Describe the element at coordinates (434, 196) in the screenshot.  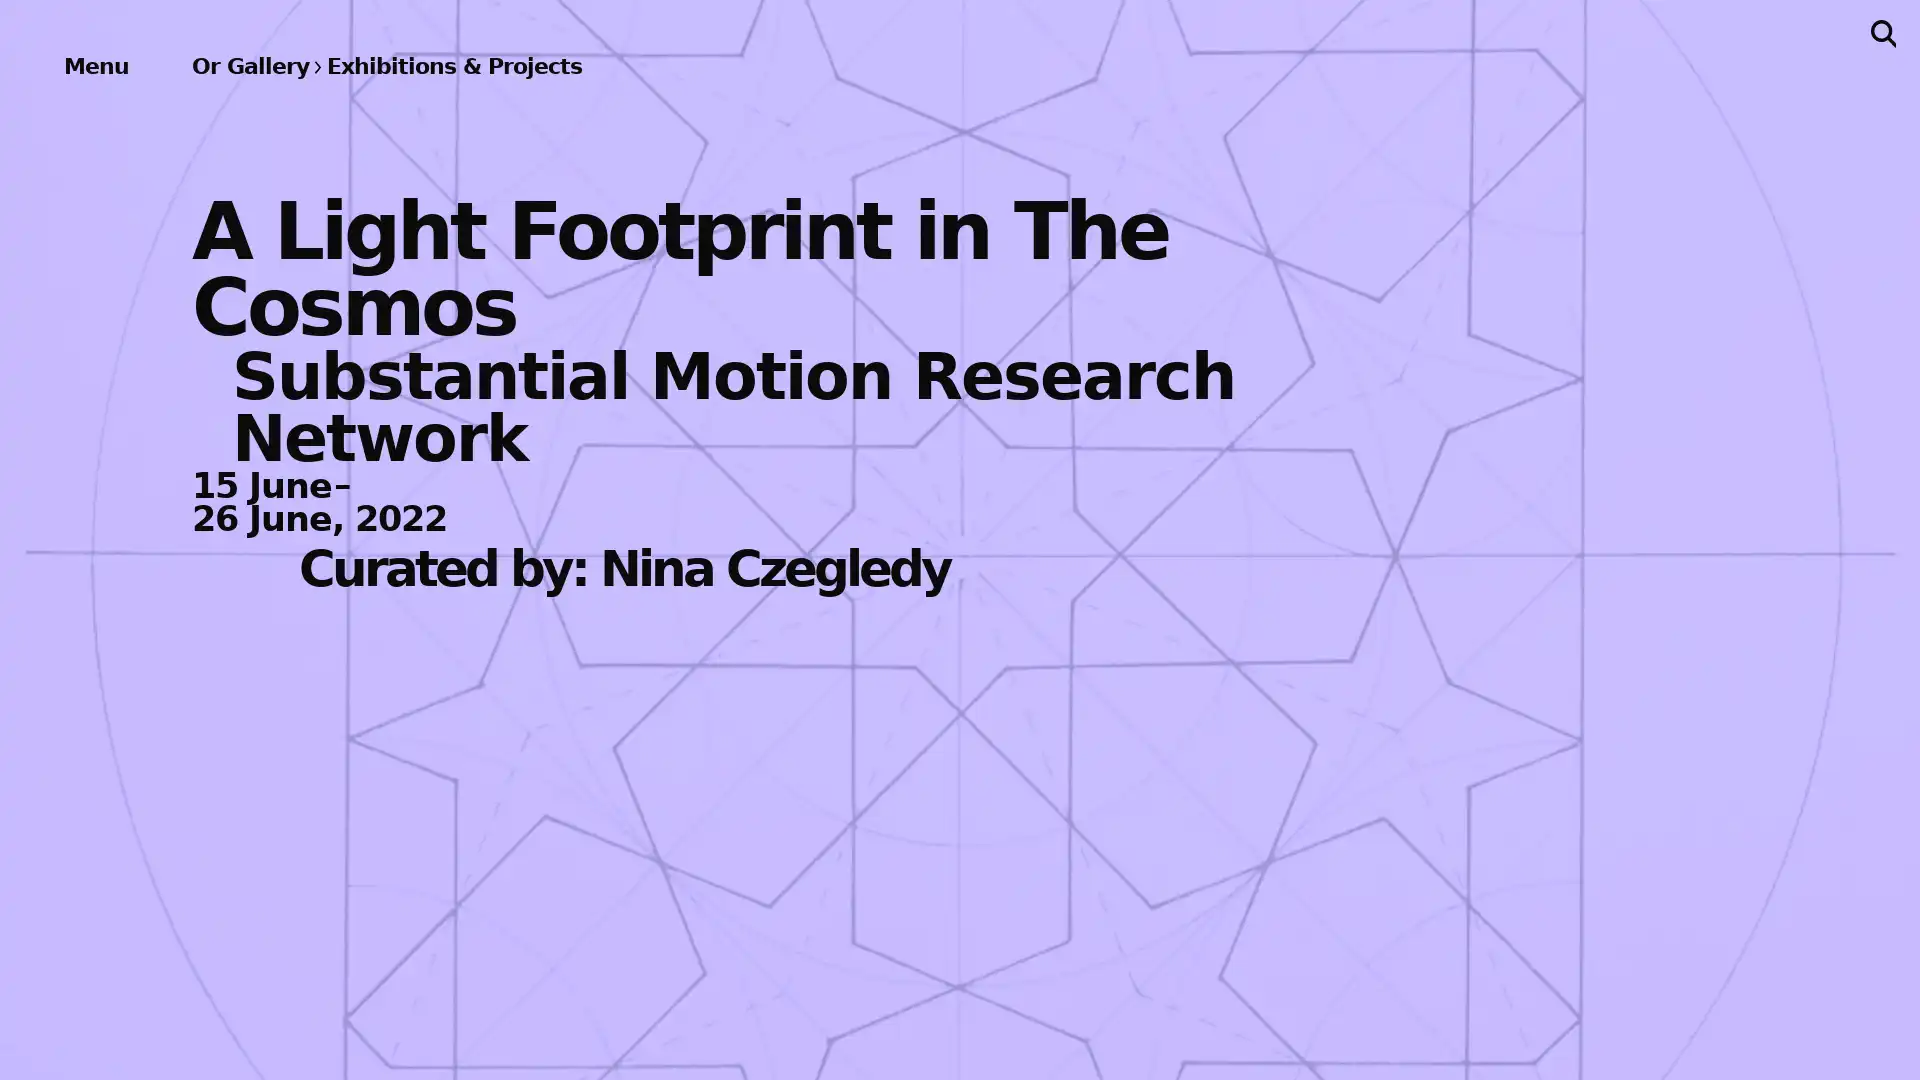
I see `Exhibitions & Projects` at that location.